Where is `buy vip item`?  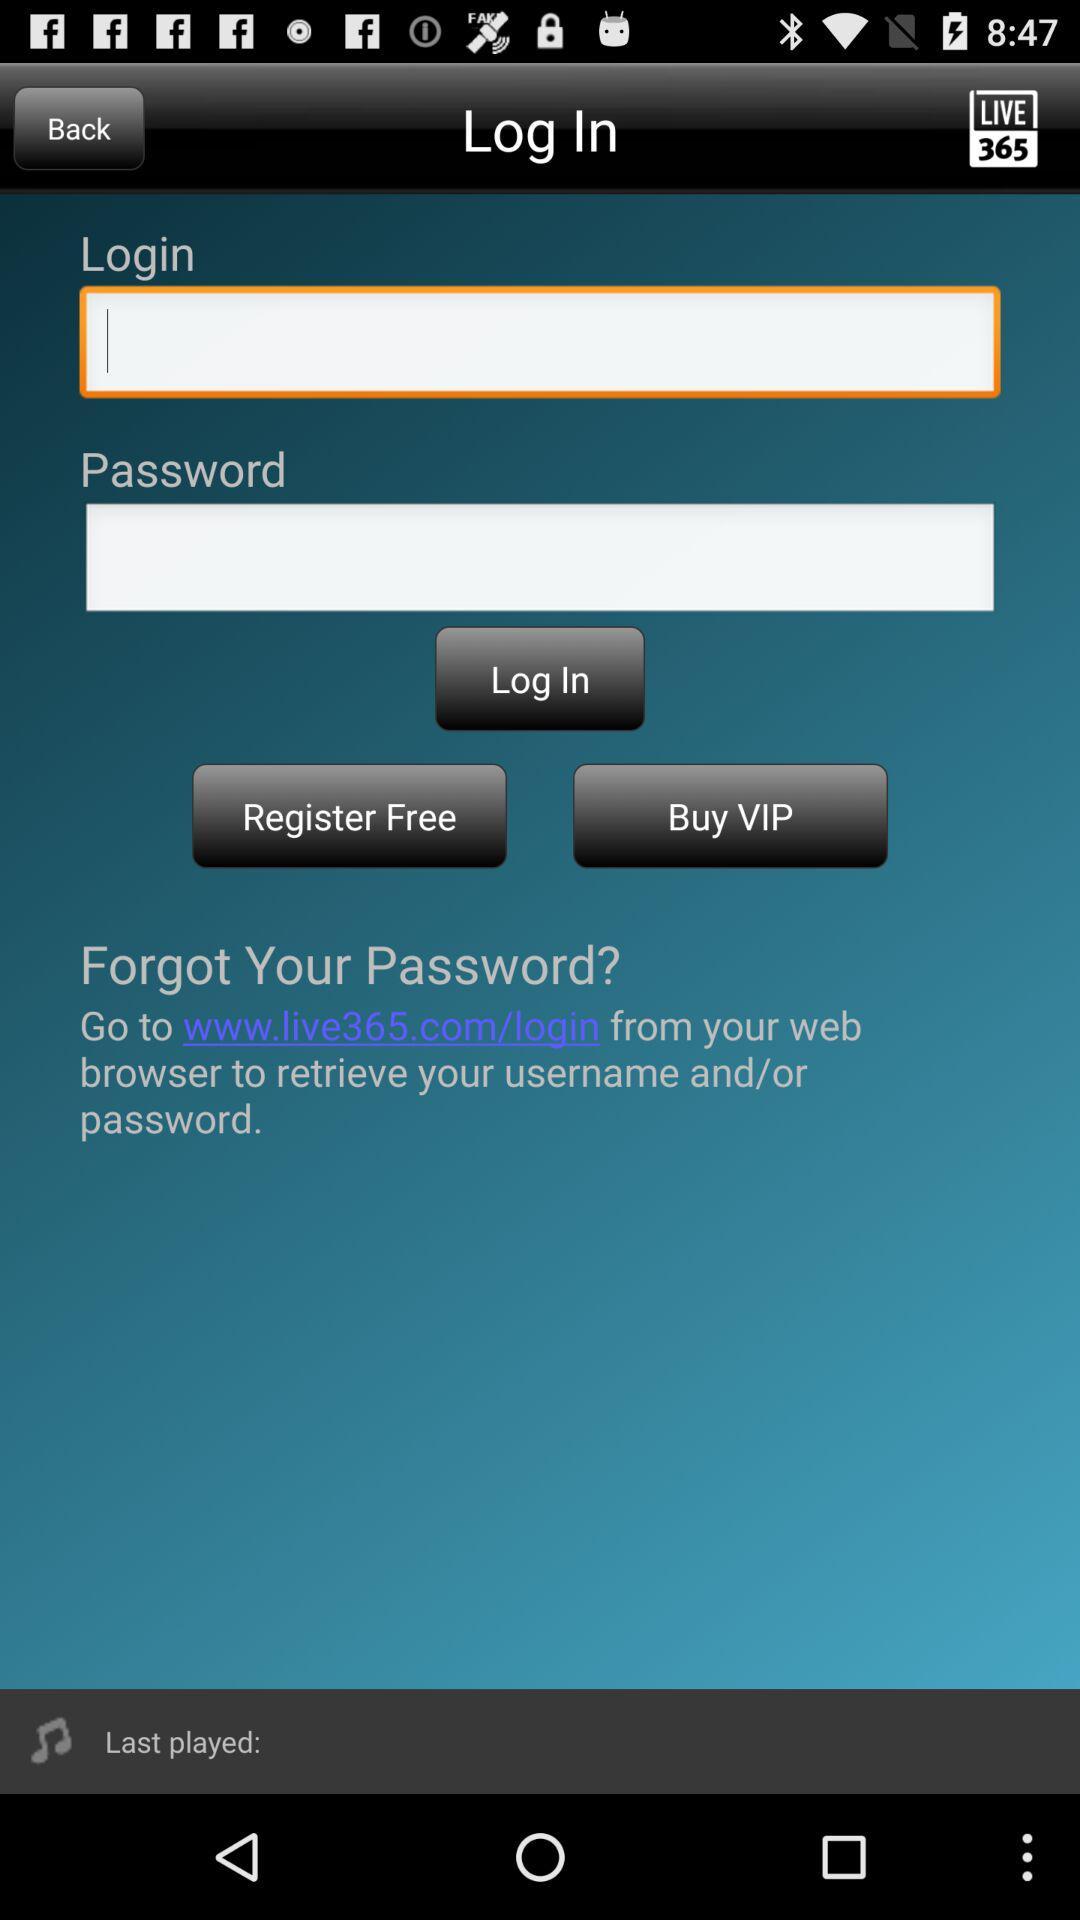
buy vip item is located at coordinates (730, 816).